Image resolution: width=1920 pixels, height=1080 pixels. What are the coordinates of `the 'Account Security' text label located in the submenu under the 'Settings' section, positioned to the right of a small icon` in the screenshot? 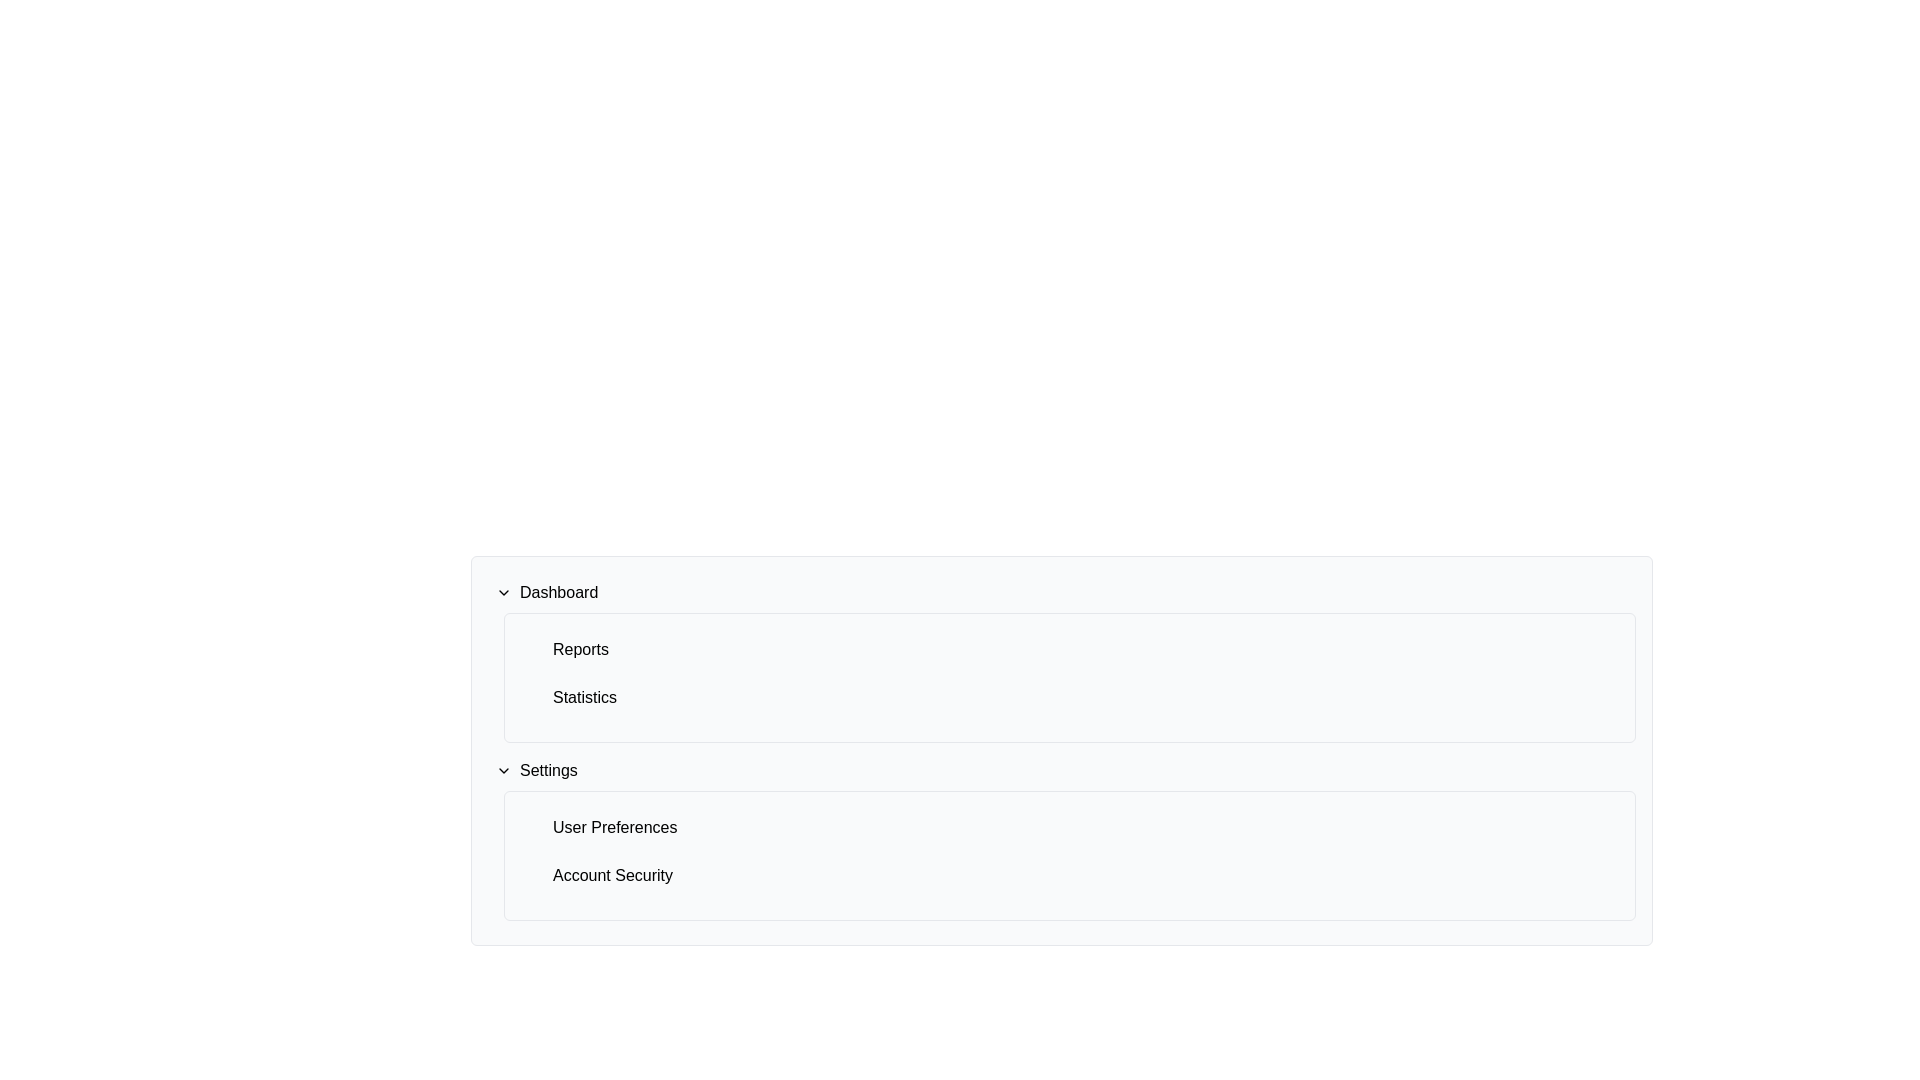 It's located at (612, 874).